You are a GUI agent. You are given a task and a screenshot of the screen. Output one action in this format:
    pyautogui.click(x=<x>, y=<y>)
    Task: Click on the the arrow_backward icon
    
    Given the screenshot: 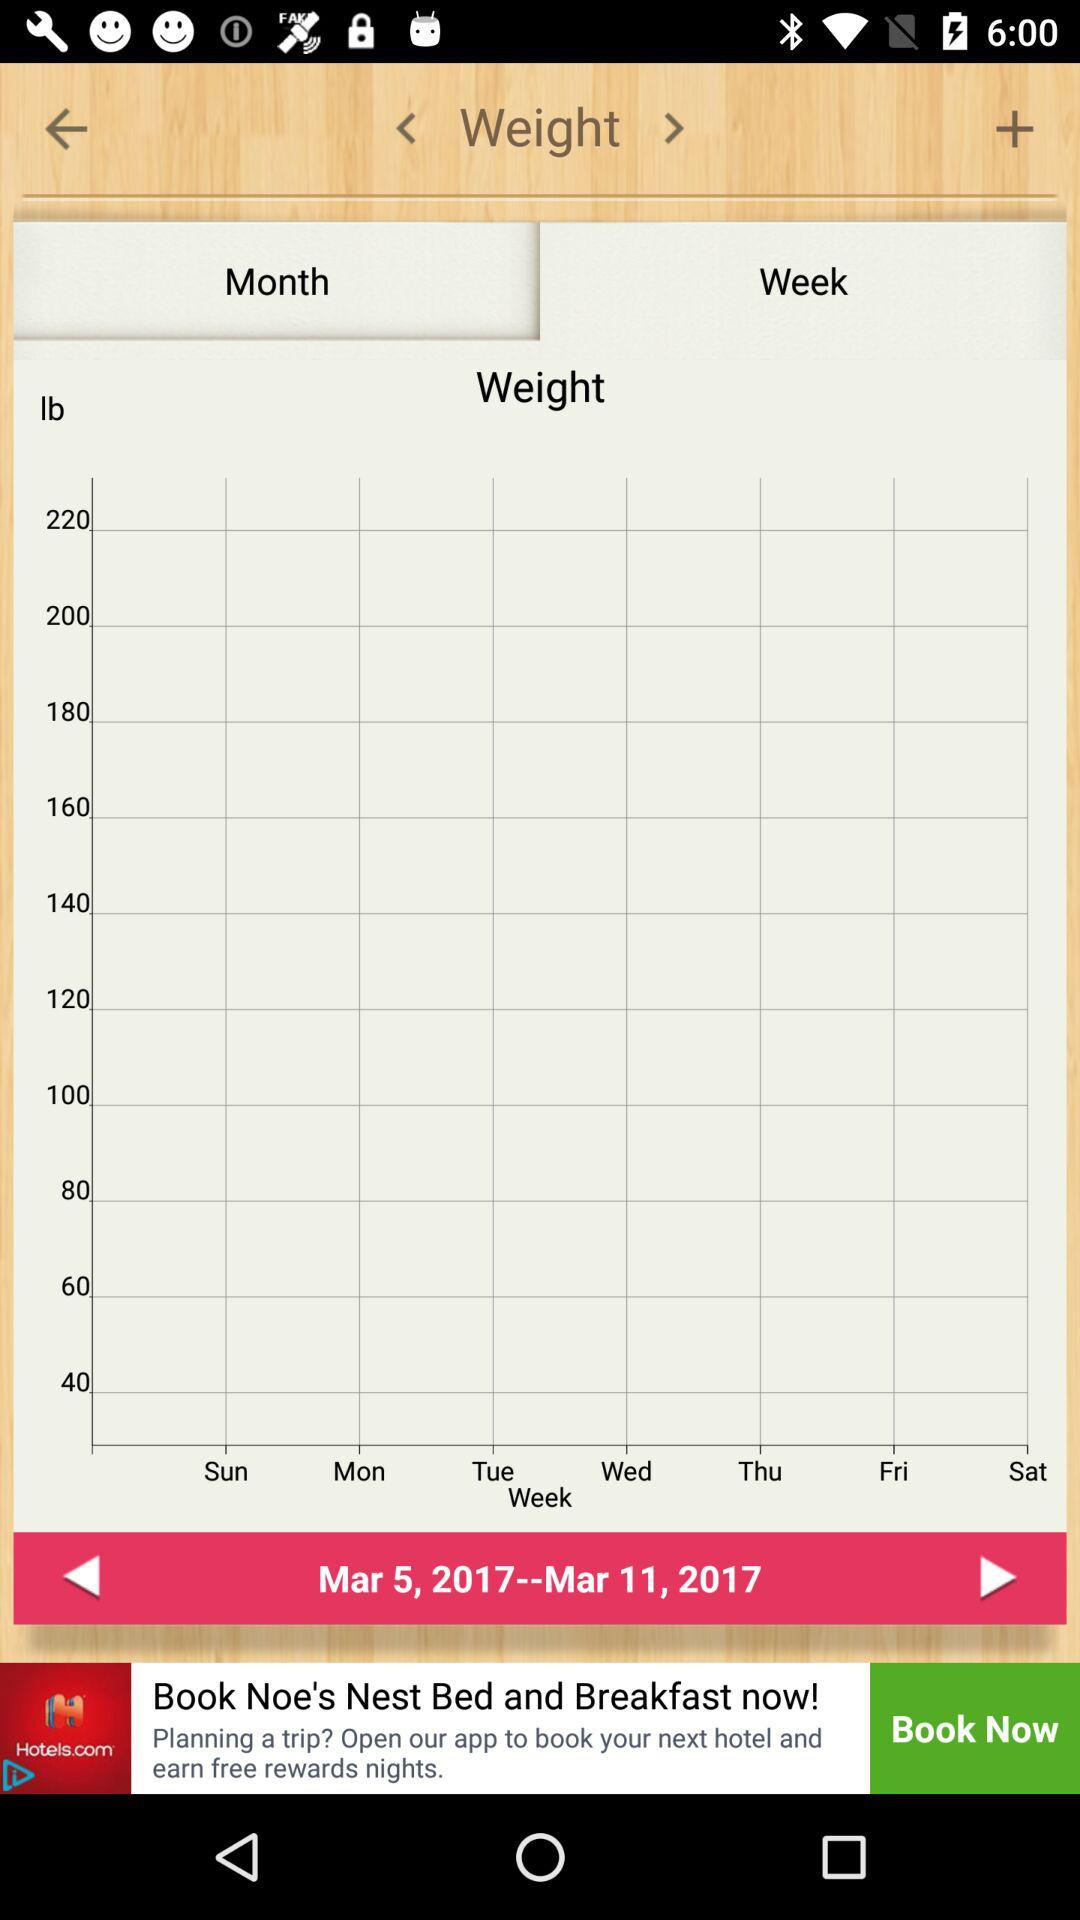 What is the action you would take?
    pyautogui.click(x=80, y=1577)
    